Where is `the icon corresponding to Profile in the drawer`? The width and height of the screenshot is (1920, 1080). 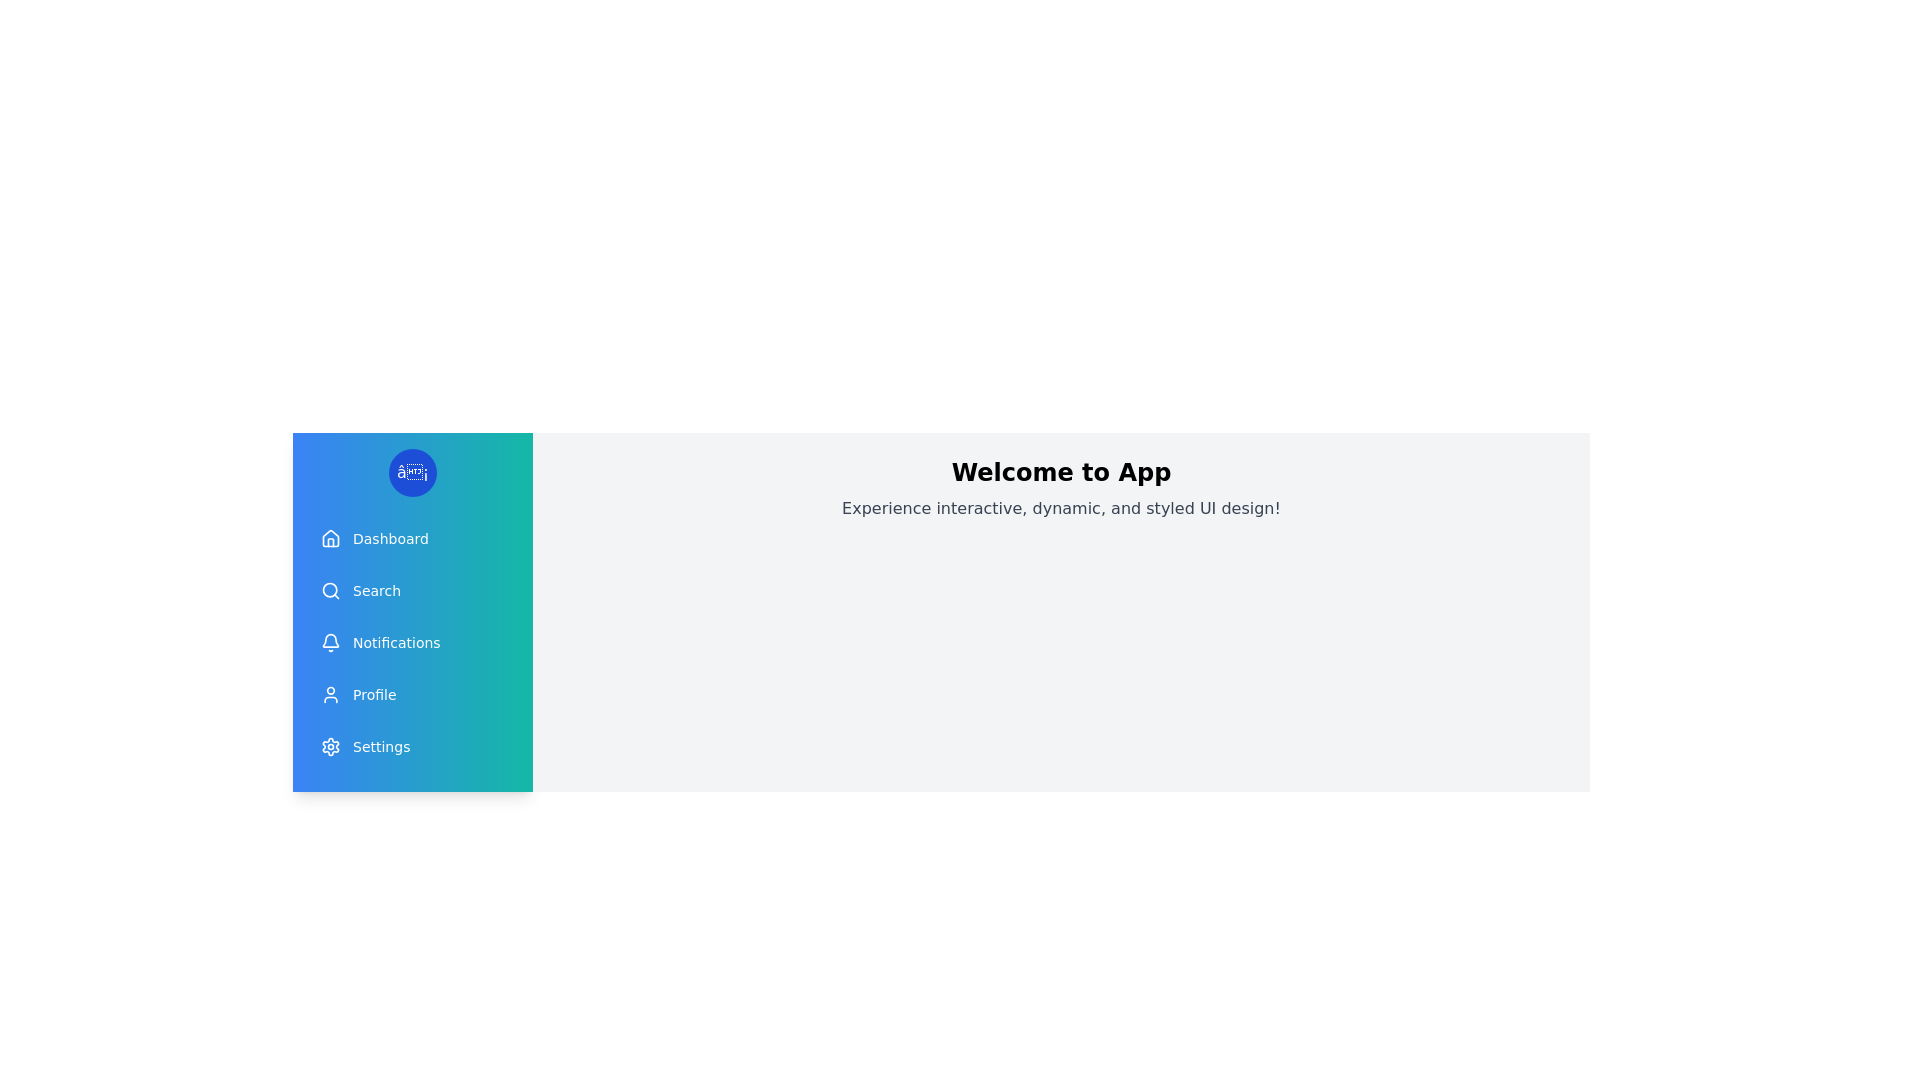 the icon corresponding to Profile in the drawer is located at coordinates (331, 693).